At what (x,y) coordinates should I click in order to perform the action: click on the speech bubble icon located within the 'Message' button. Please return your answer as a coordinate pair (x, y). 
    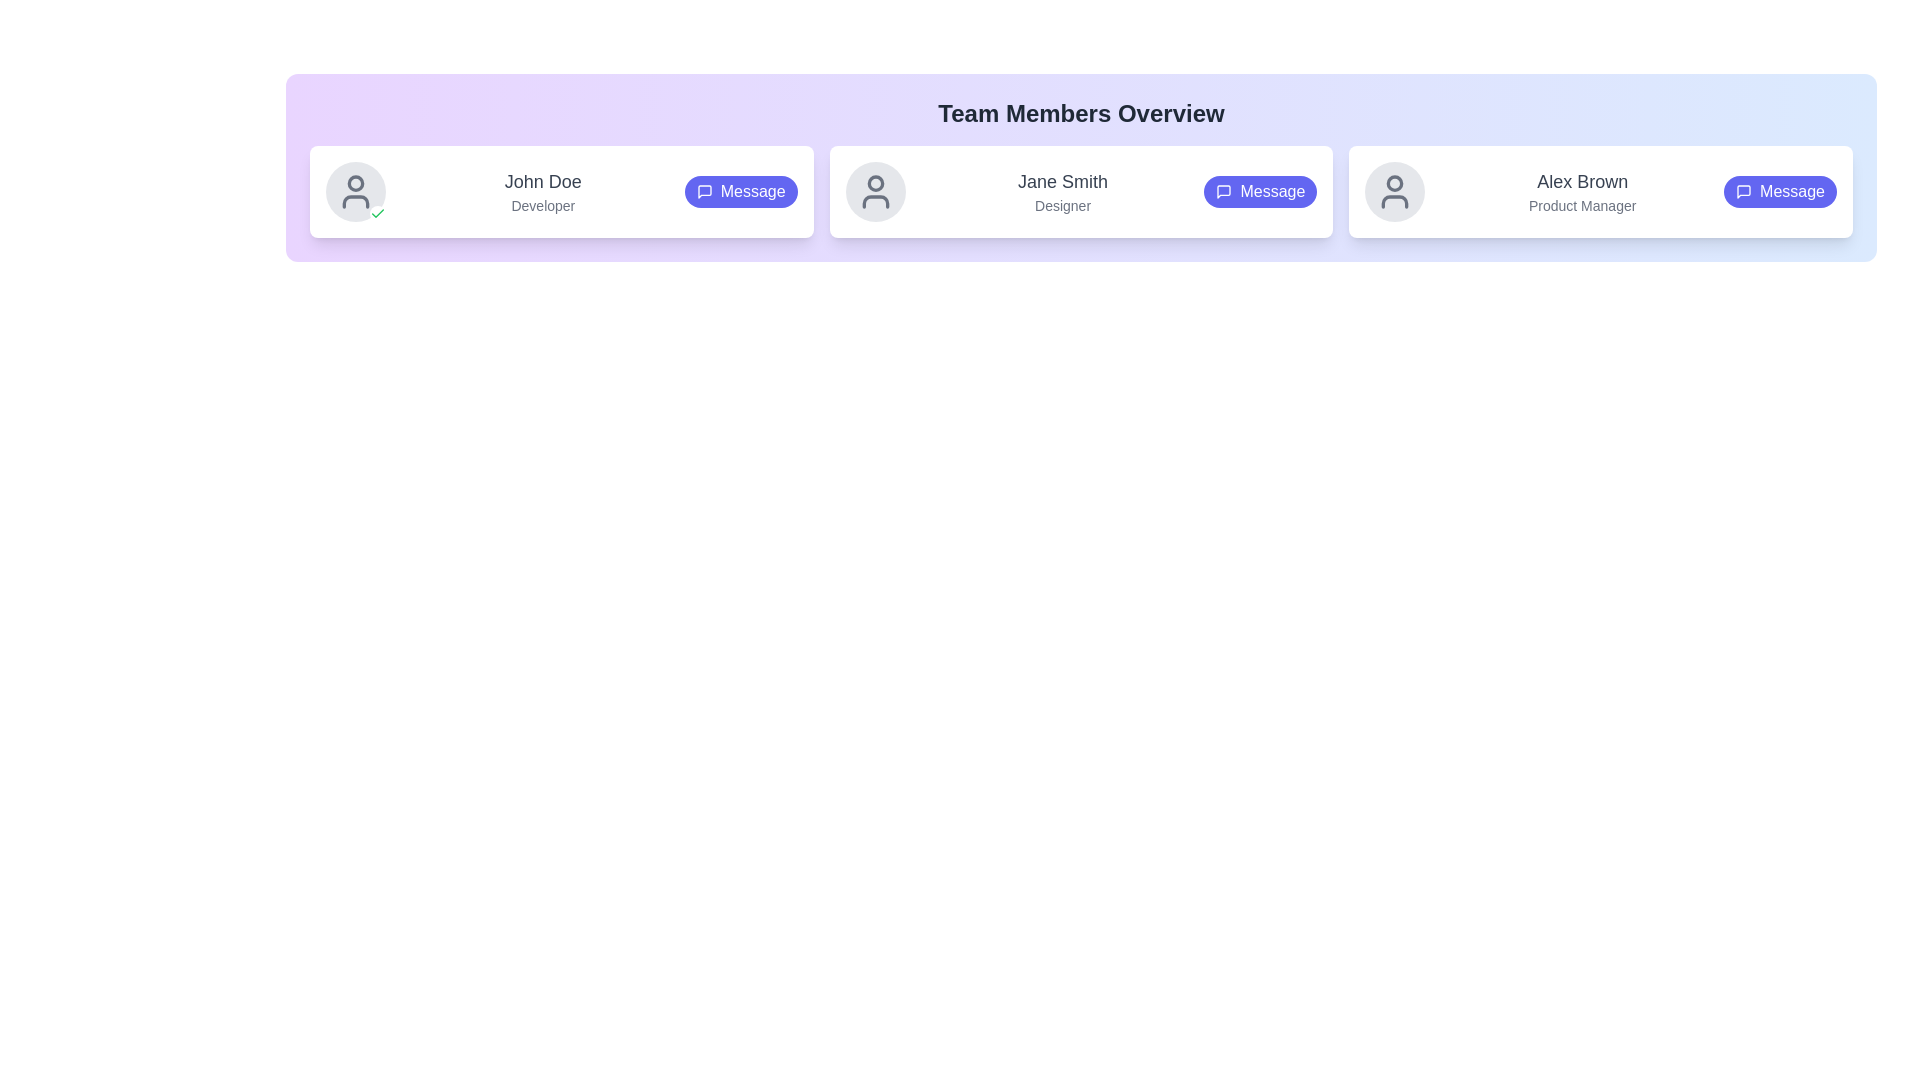
    Looking at the image, I should click on (1223, 192).